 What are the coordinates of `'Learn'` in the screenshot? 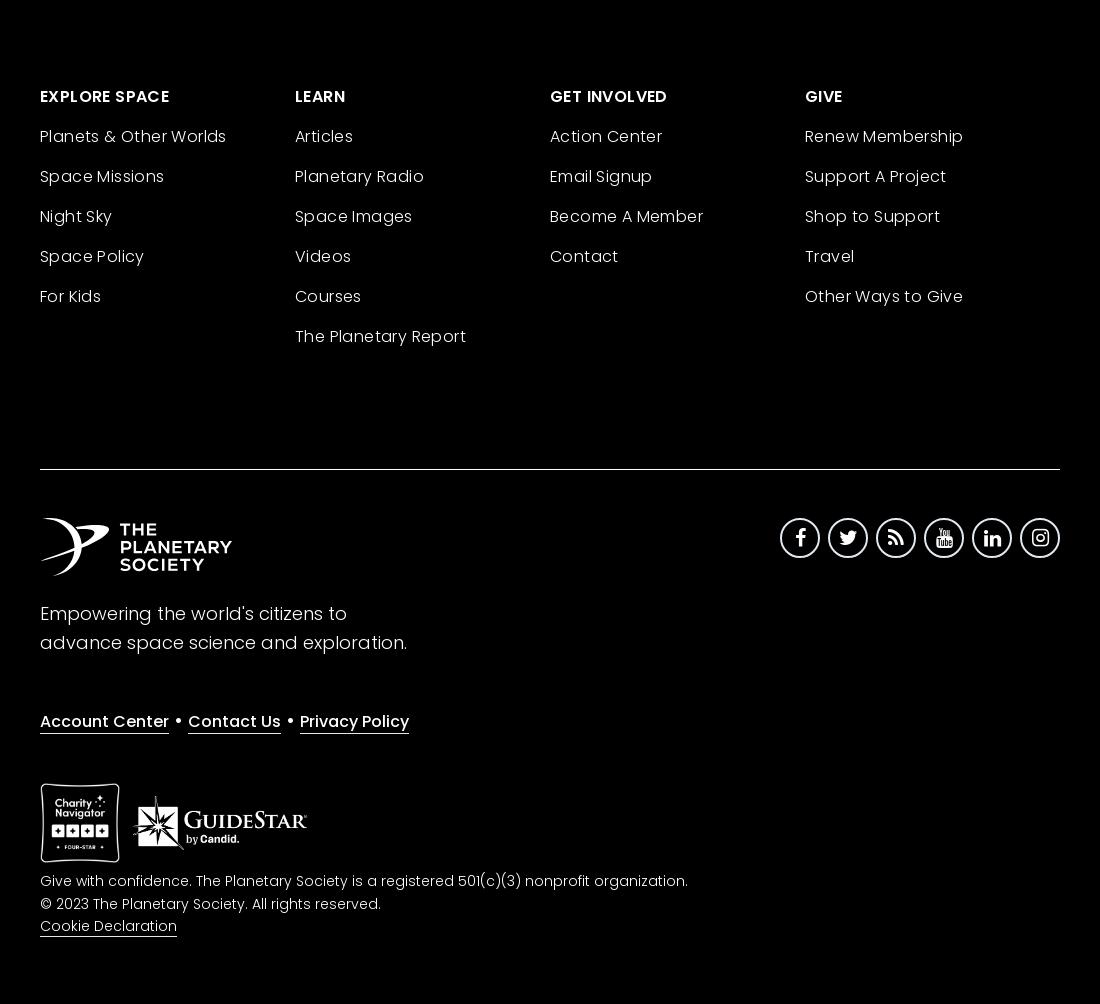 It's located at (318, 95).